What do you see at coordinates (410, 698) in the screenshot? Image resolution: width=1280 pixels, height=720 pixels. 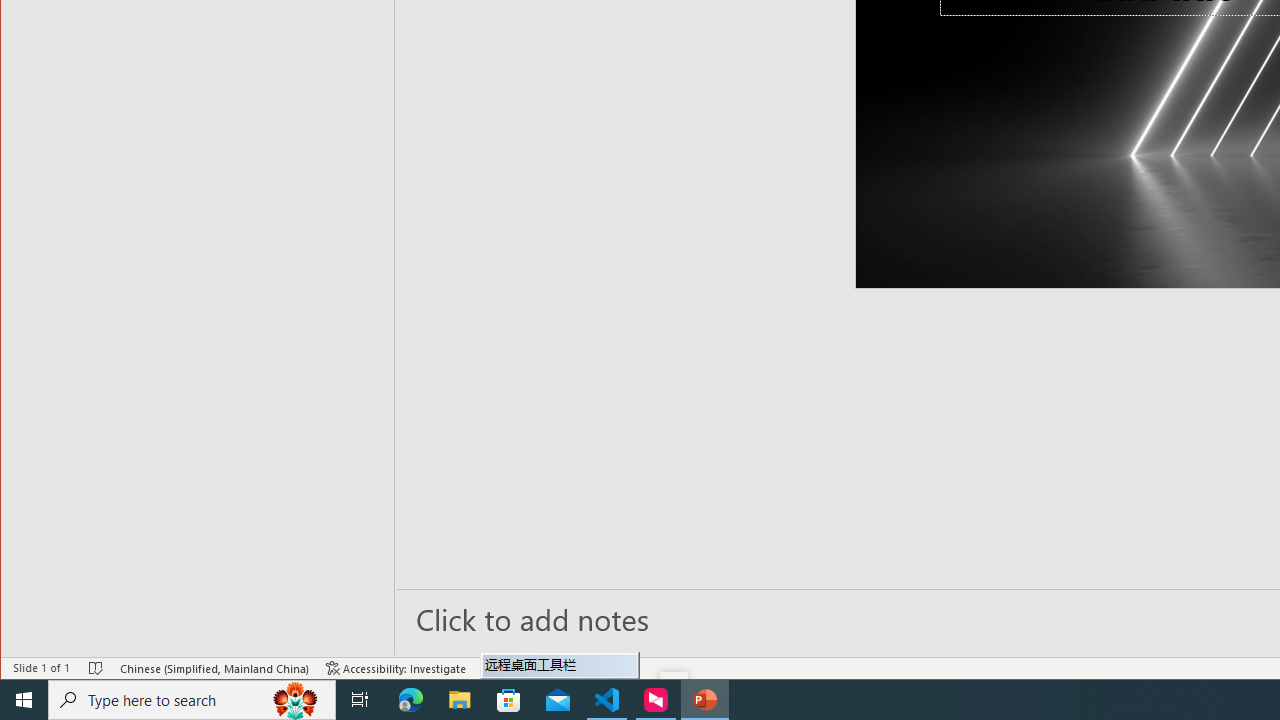 I see `'Microsoft Edge'` at bounding box center [410, 698].